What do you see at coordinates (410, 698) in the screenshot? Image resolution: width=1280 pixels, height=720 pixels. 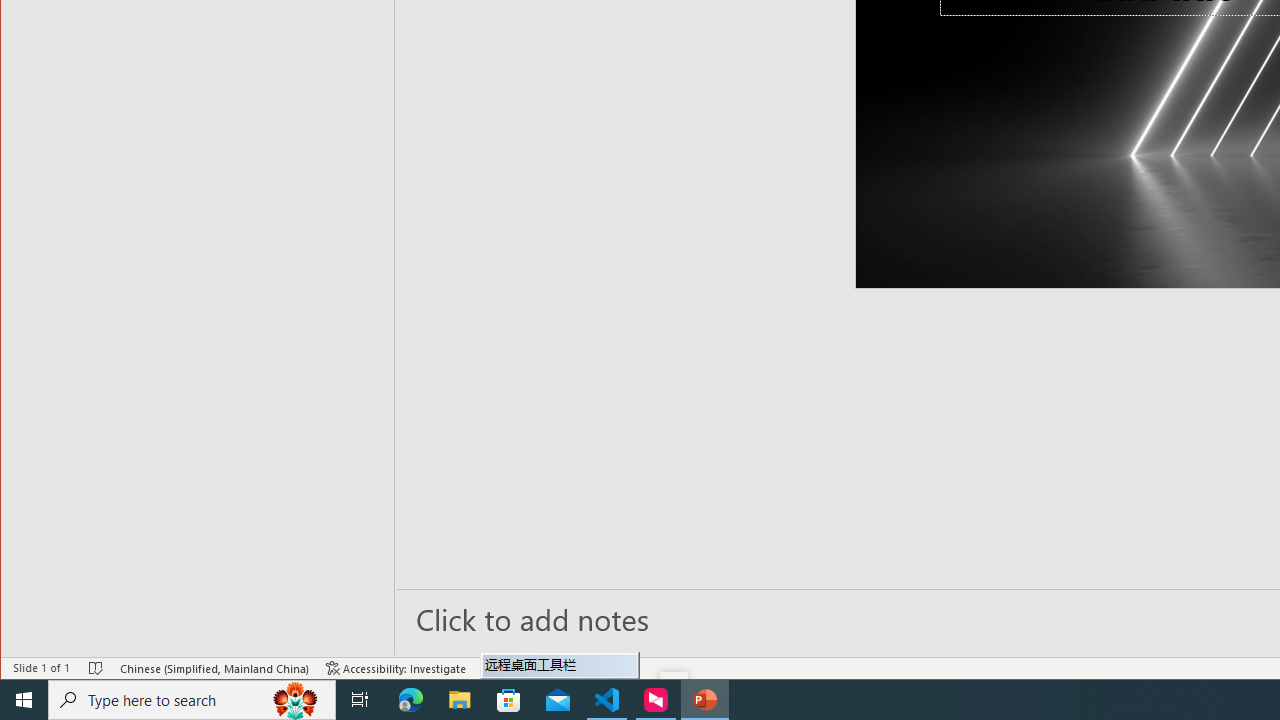 I see `'Microsoft Edge'` at bounding box center [410, 698].